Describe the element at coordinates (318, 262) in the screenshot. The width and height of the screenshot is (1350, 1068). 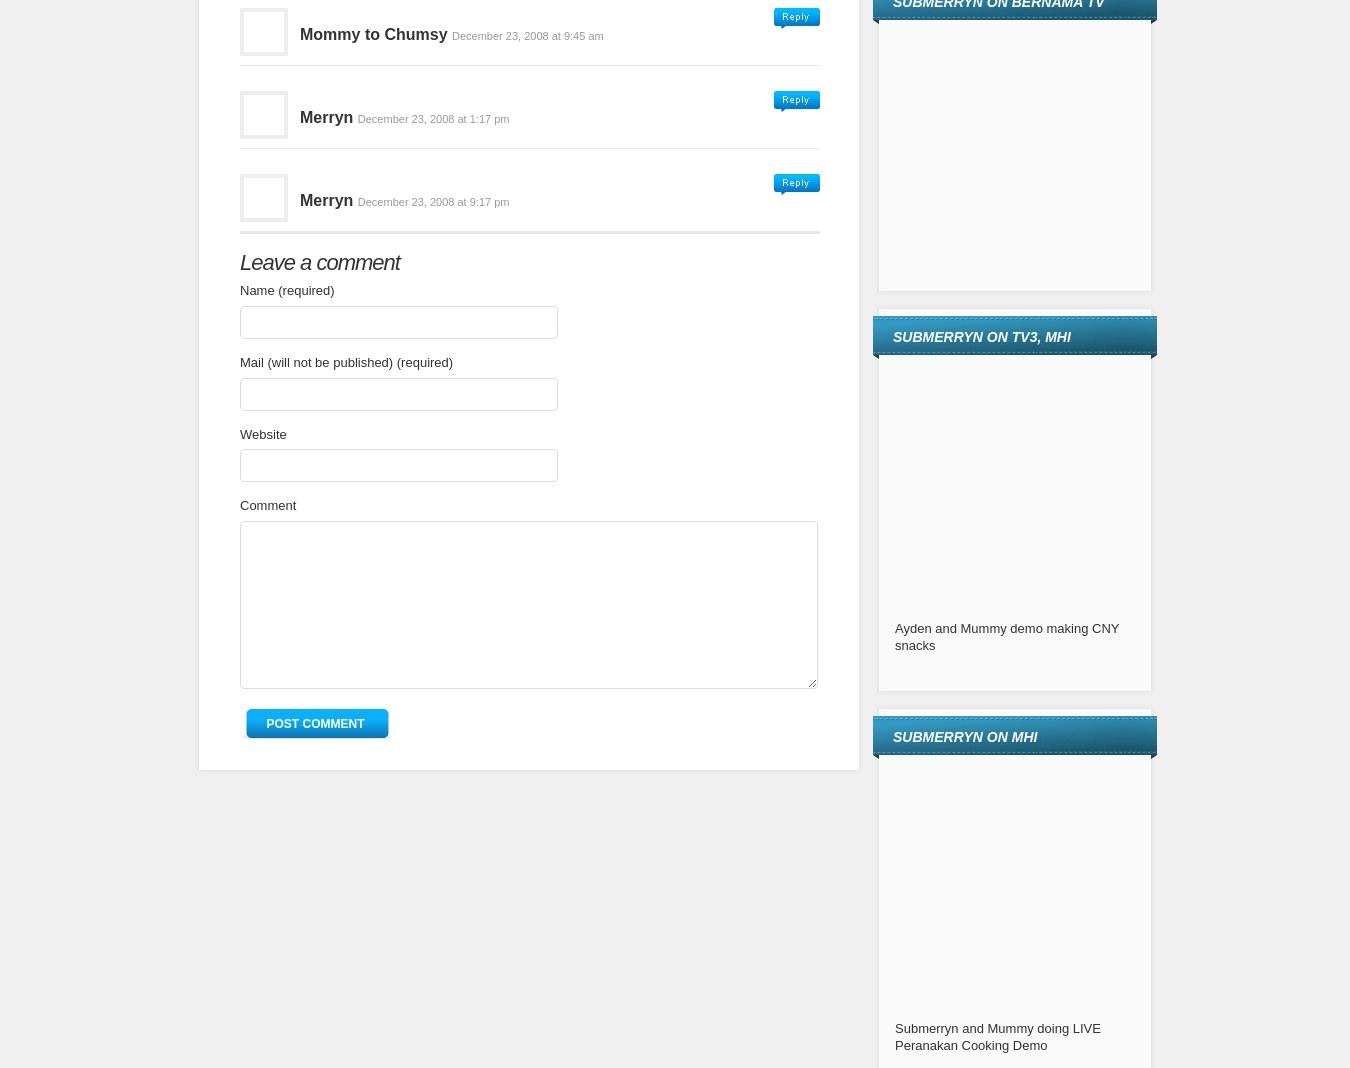
I see `'Leave a comment'` at that location.